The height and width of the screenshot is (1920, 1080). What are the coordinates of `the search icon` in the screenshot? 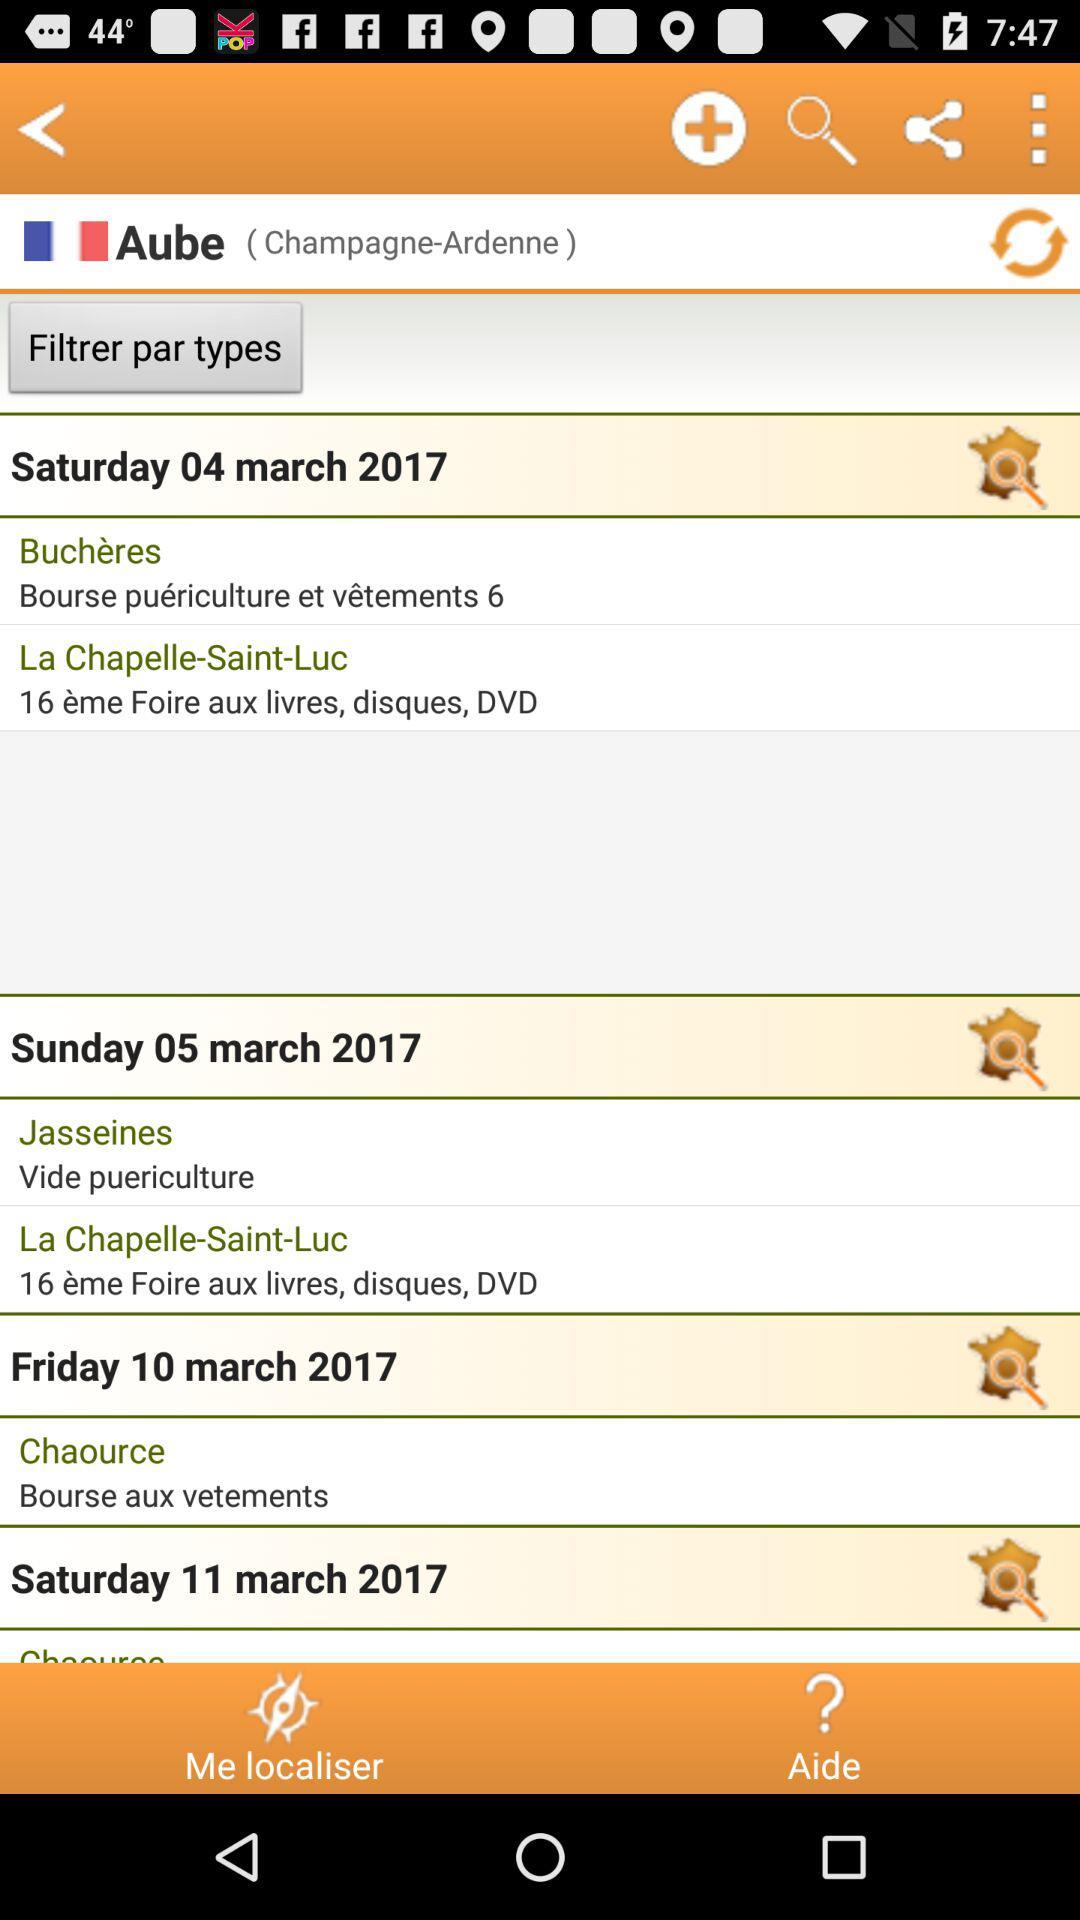 It's located at (821, 136).